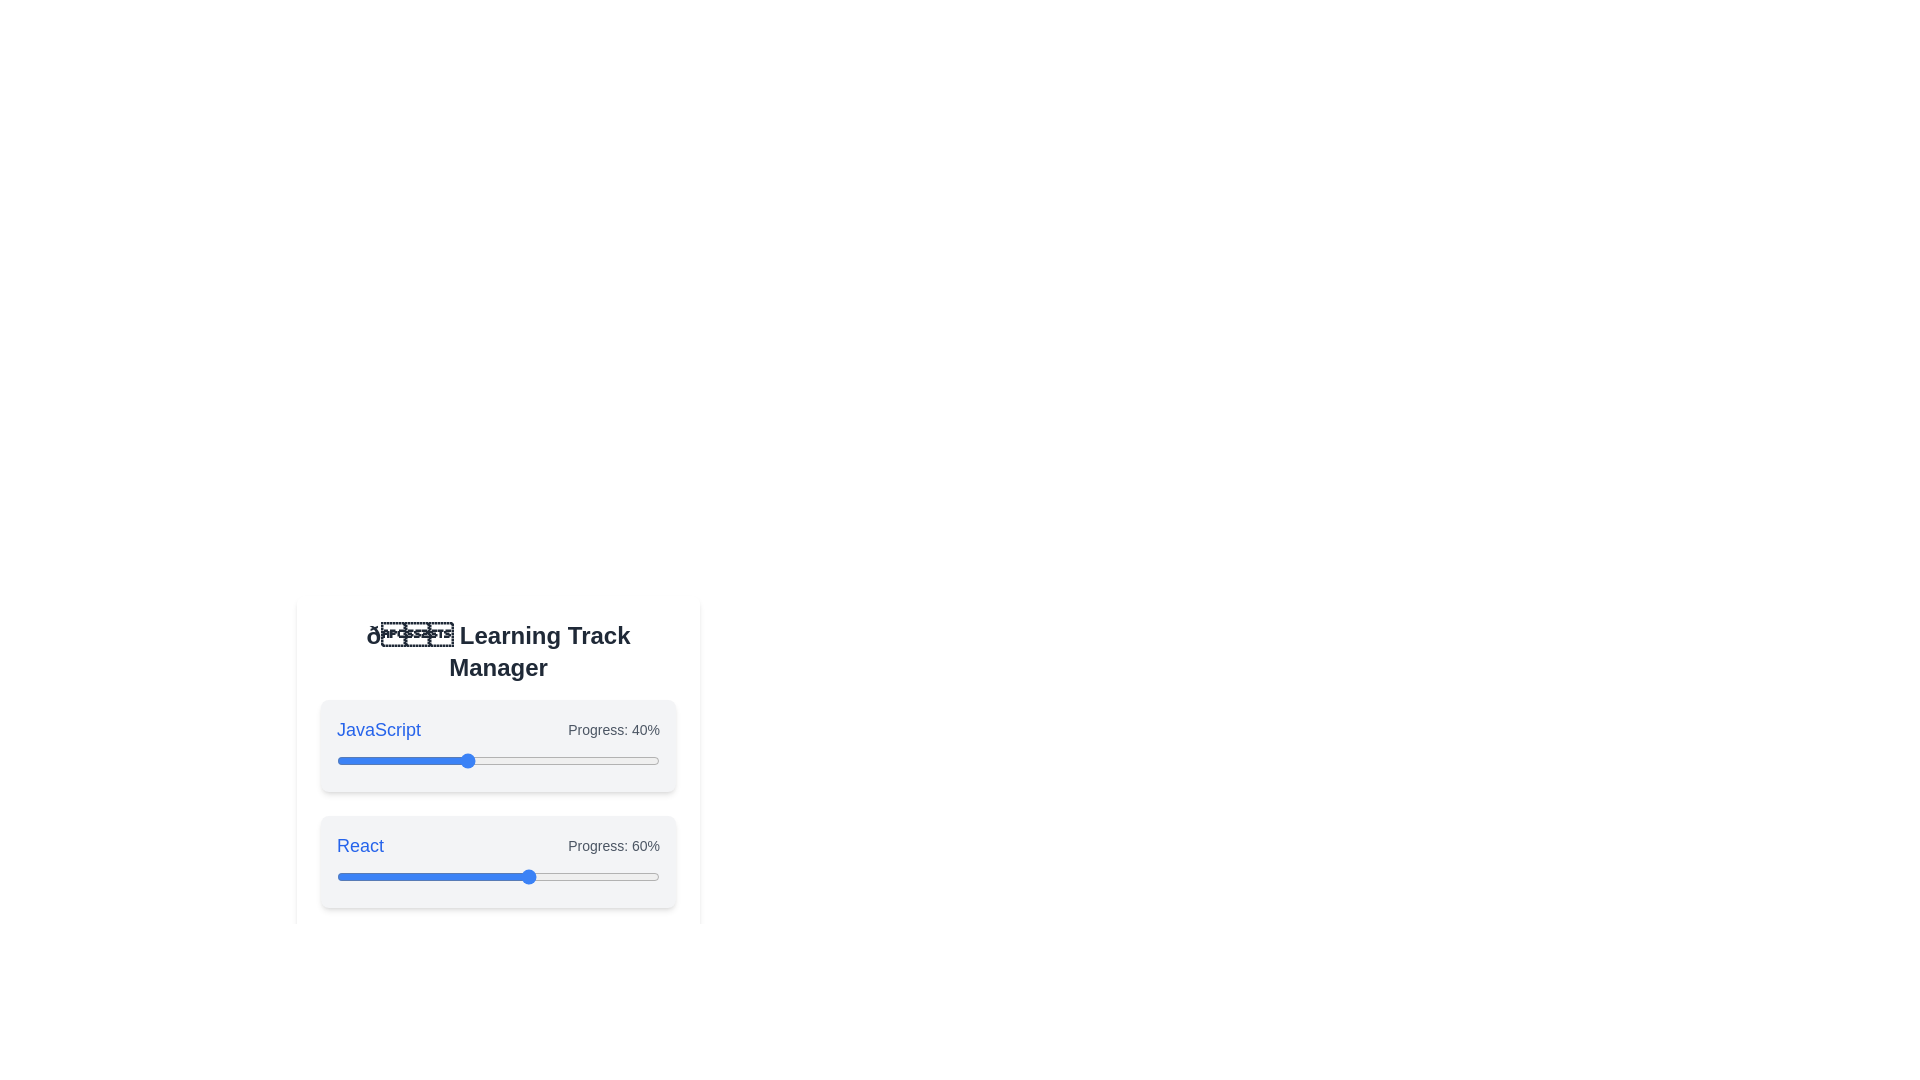  I want to click on the progress, so click(452, 875).